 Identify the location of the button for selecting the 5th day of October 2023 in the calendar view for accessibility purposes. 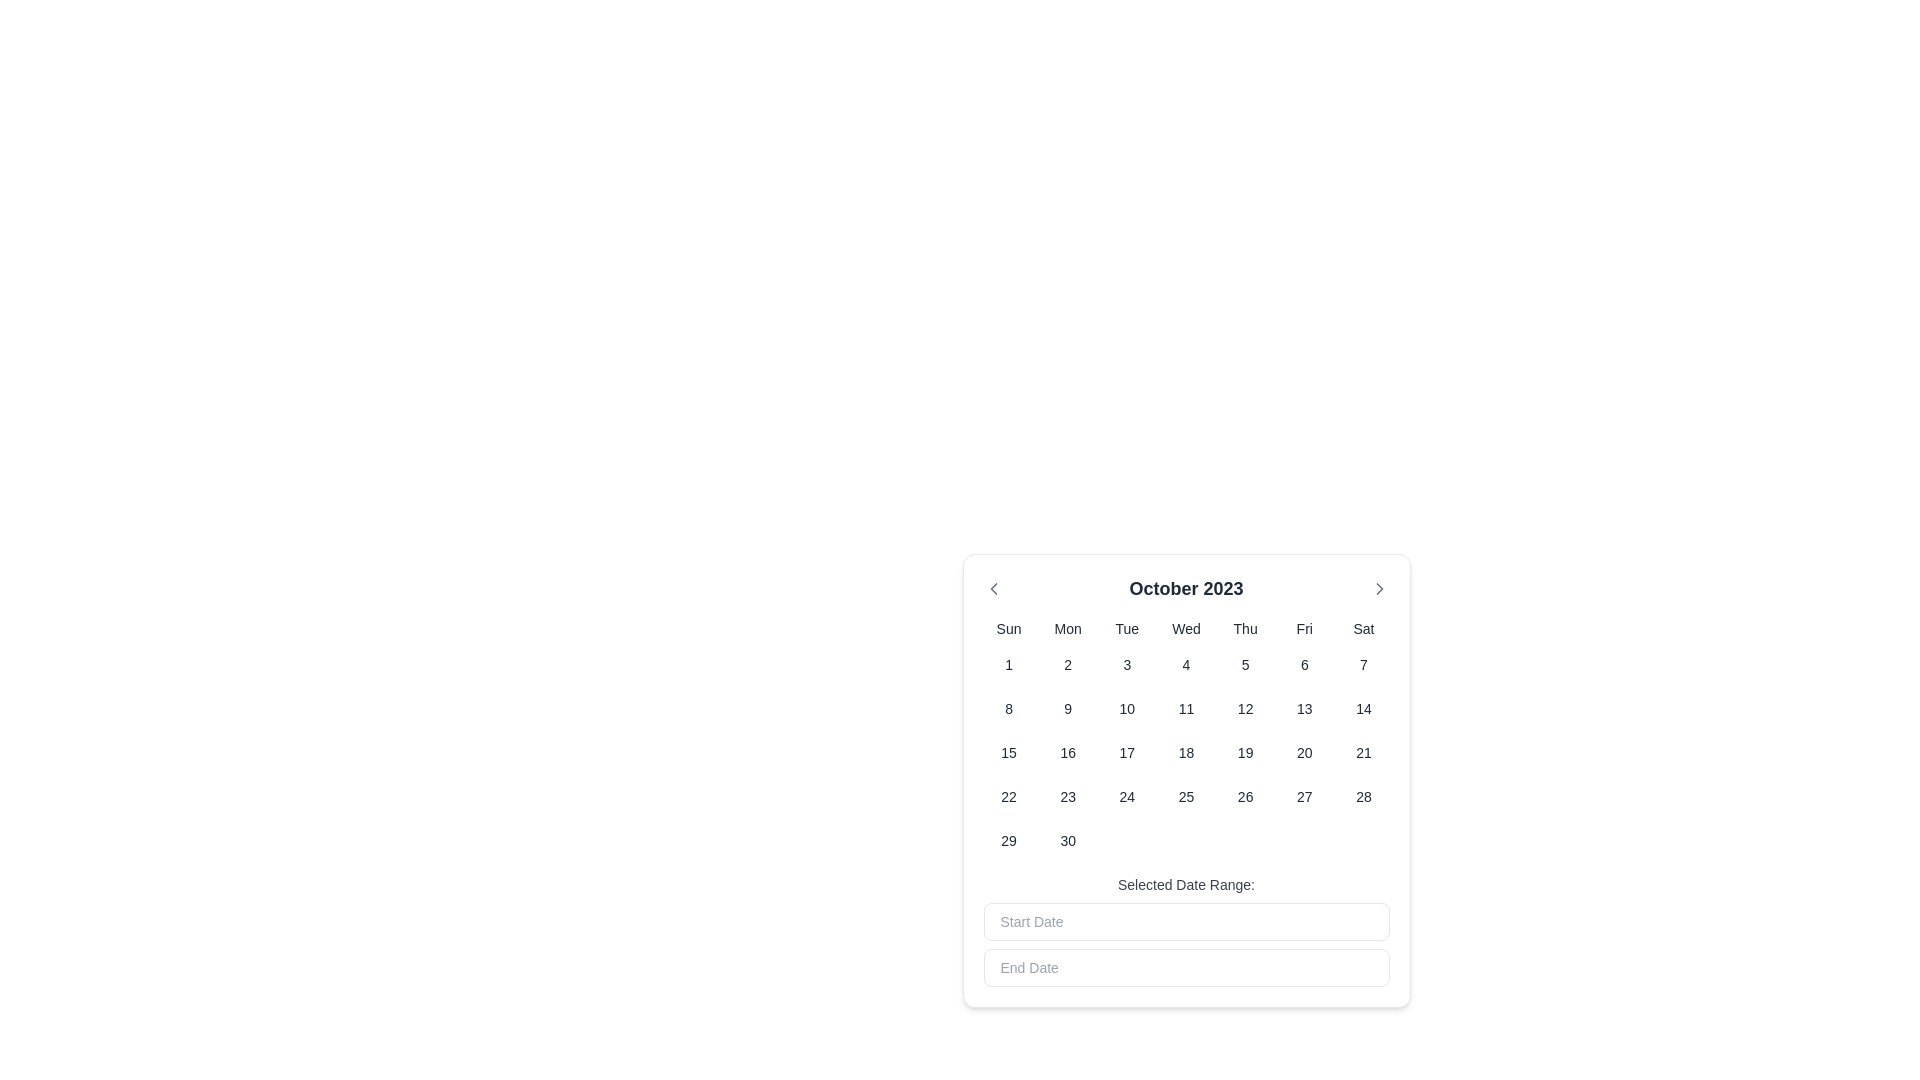
(1244, 664).